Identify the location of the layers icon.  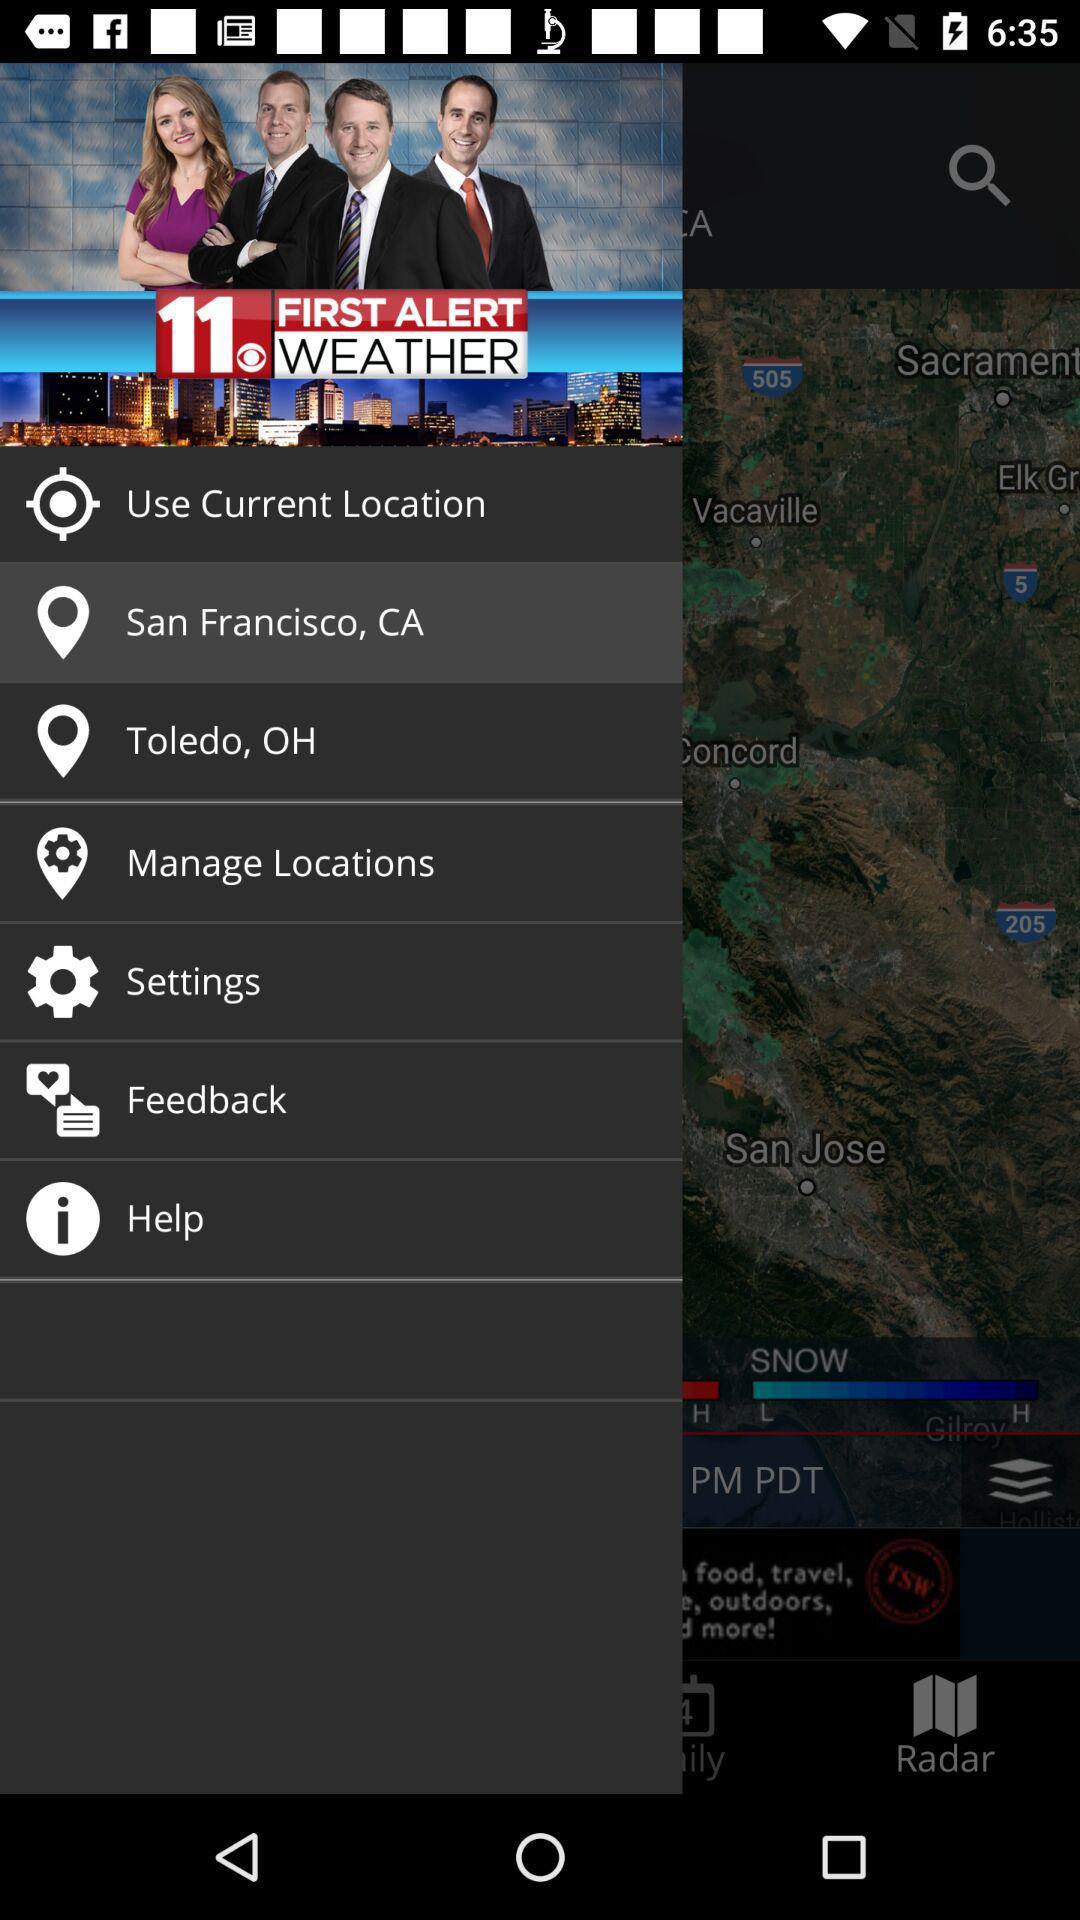
(1020, 1480).